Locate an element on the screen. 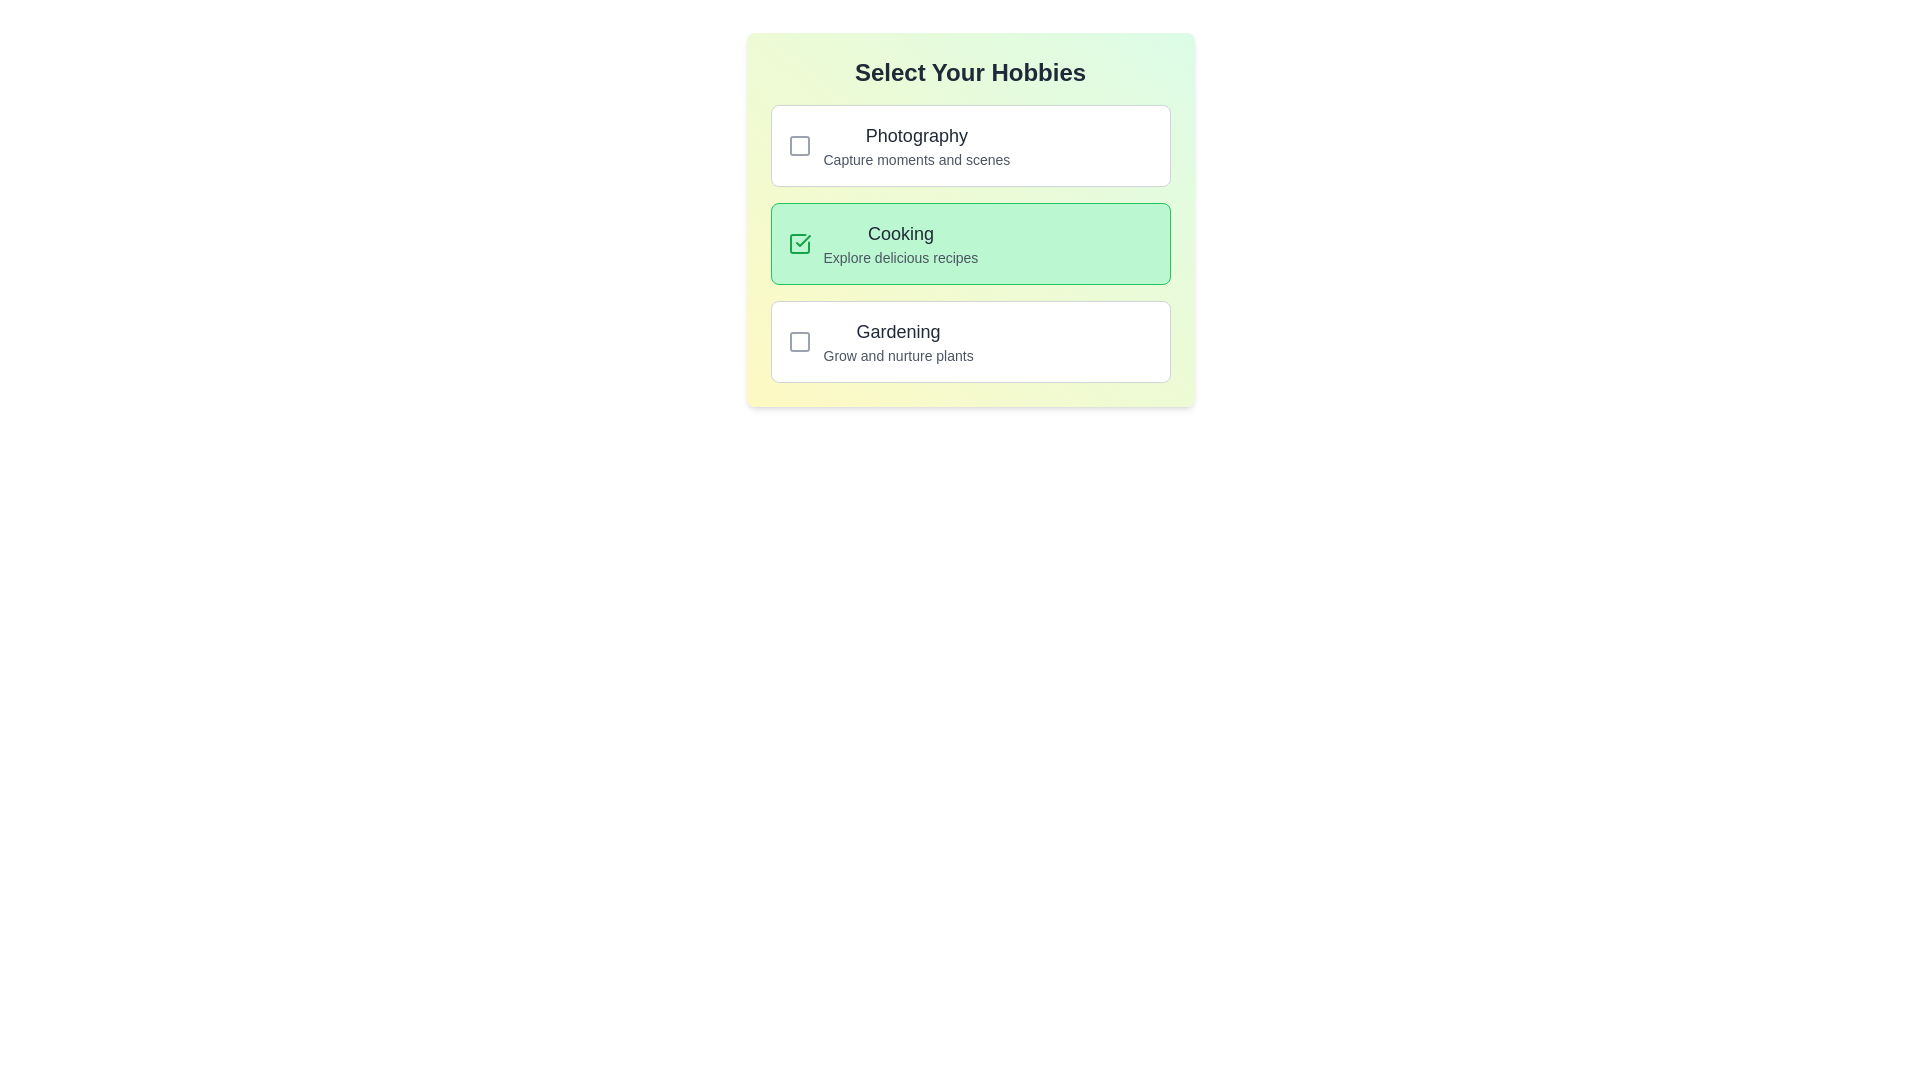 The height and width of the screenshot is (1080, 1920). the checkbox representing the option for Photography is located at coordinates (970, 145).